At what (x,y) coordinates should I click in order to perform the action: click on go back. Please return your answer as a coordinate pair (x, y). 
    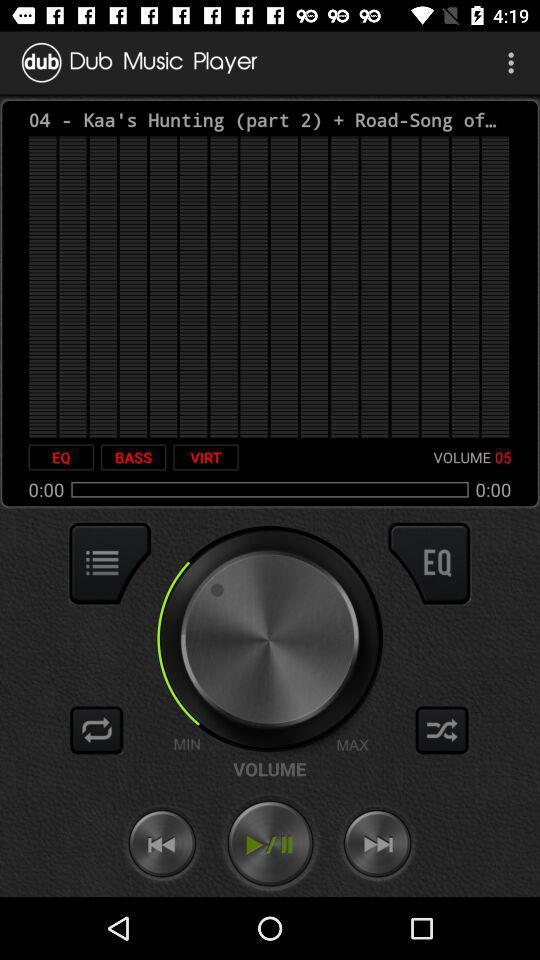
    Looking at the image, I should click on (161, 843).